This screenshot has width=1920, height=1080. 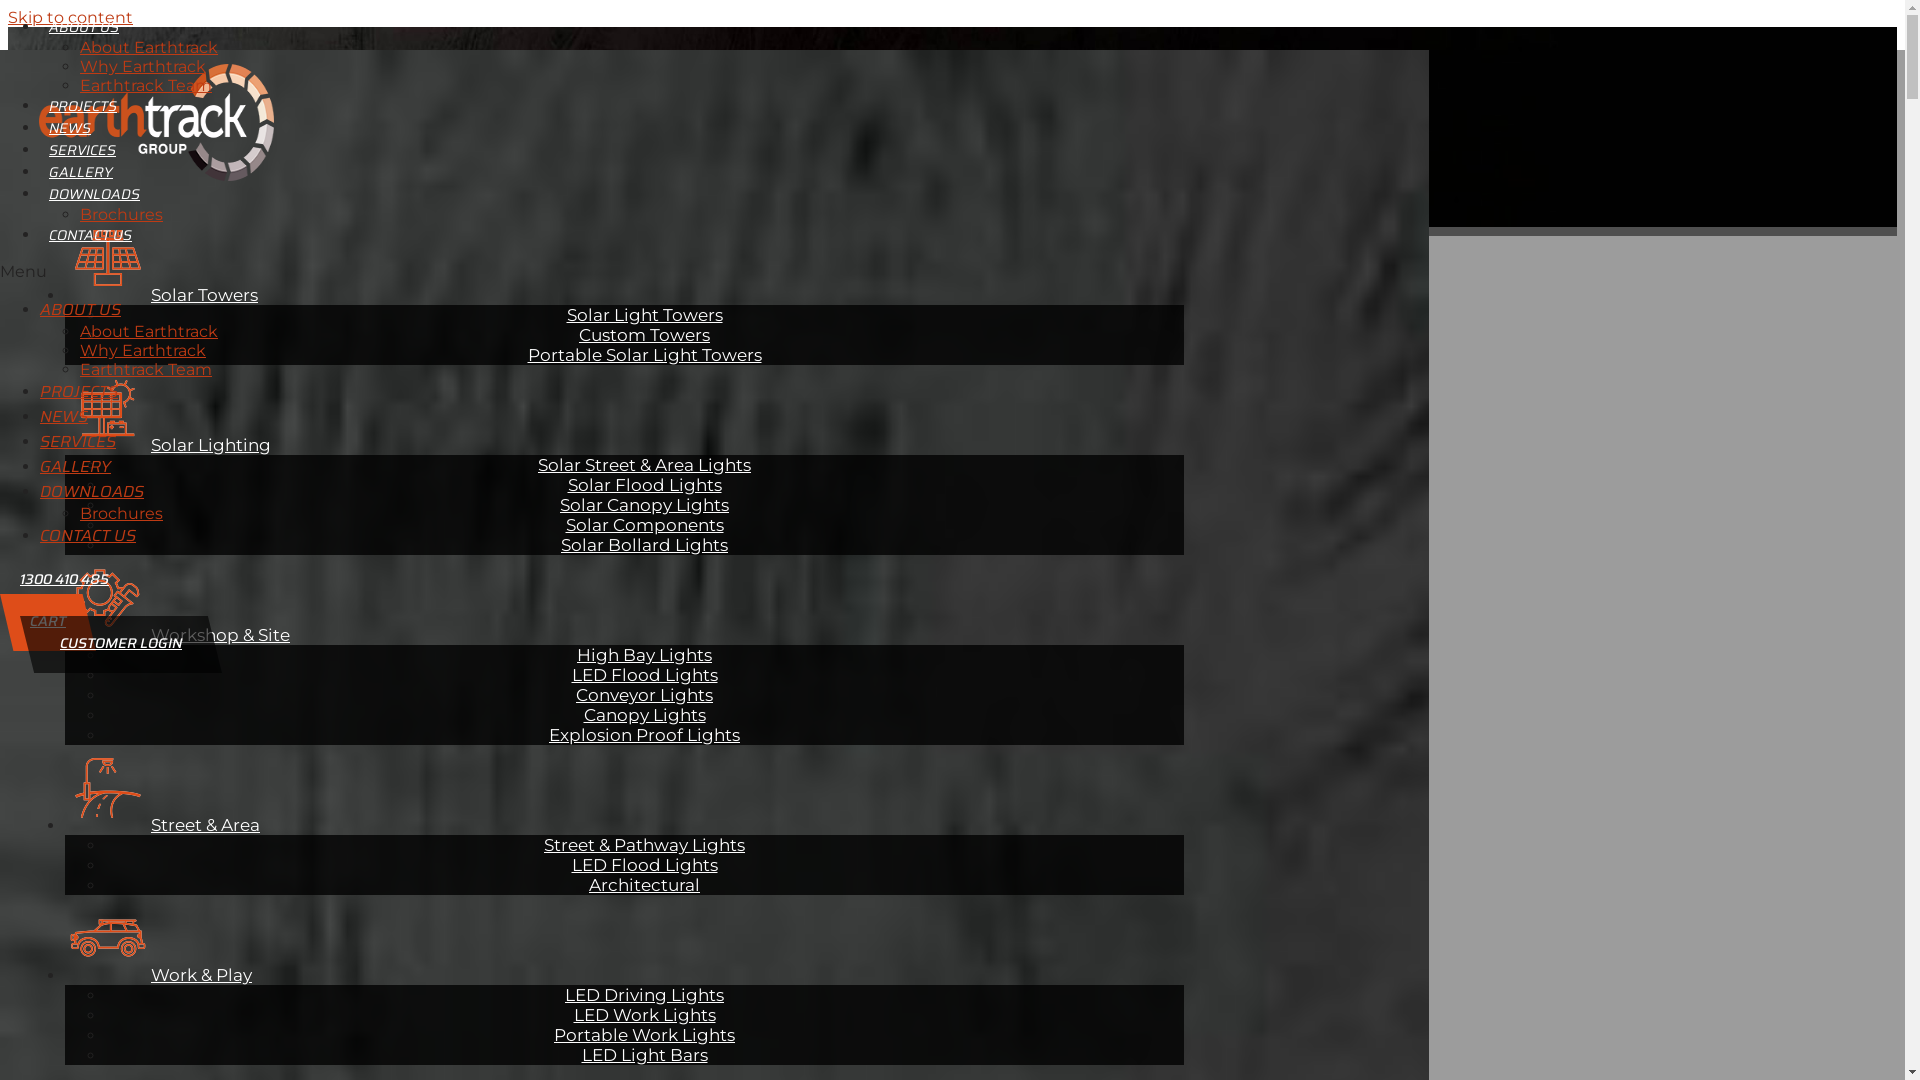 I want to click on 'Canopy Lights', so click(x=644, y=712).